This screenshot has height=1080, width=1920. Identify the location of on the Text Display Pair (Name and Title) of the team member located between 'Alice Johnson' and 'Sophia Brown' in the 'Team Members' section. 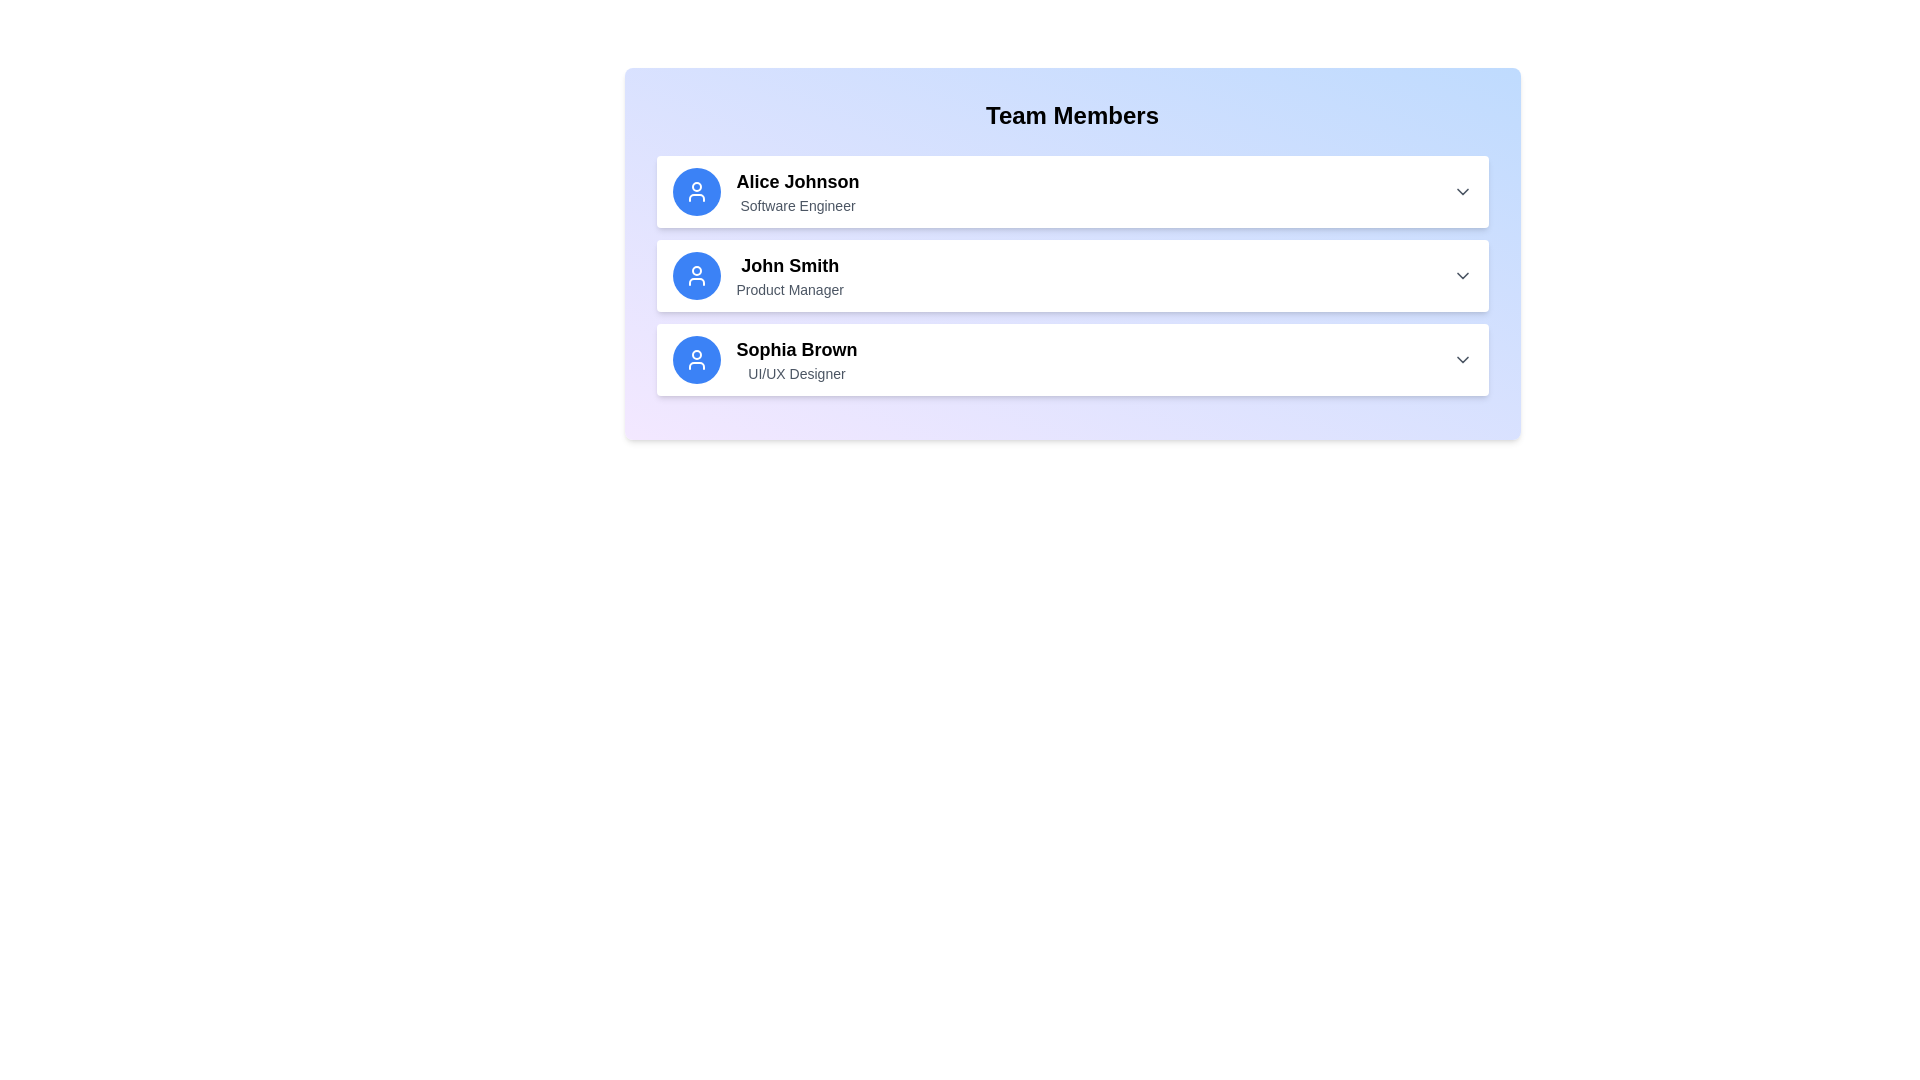
(789, 276).